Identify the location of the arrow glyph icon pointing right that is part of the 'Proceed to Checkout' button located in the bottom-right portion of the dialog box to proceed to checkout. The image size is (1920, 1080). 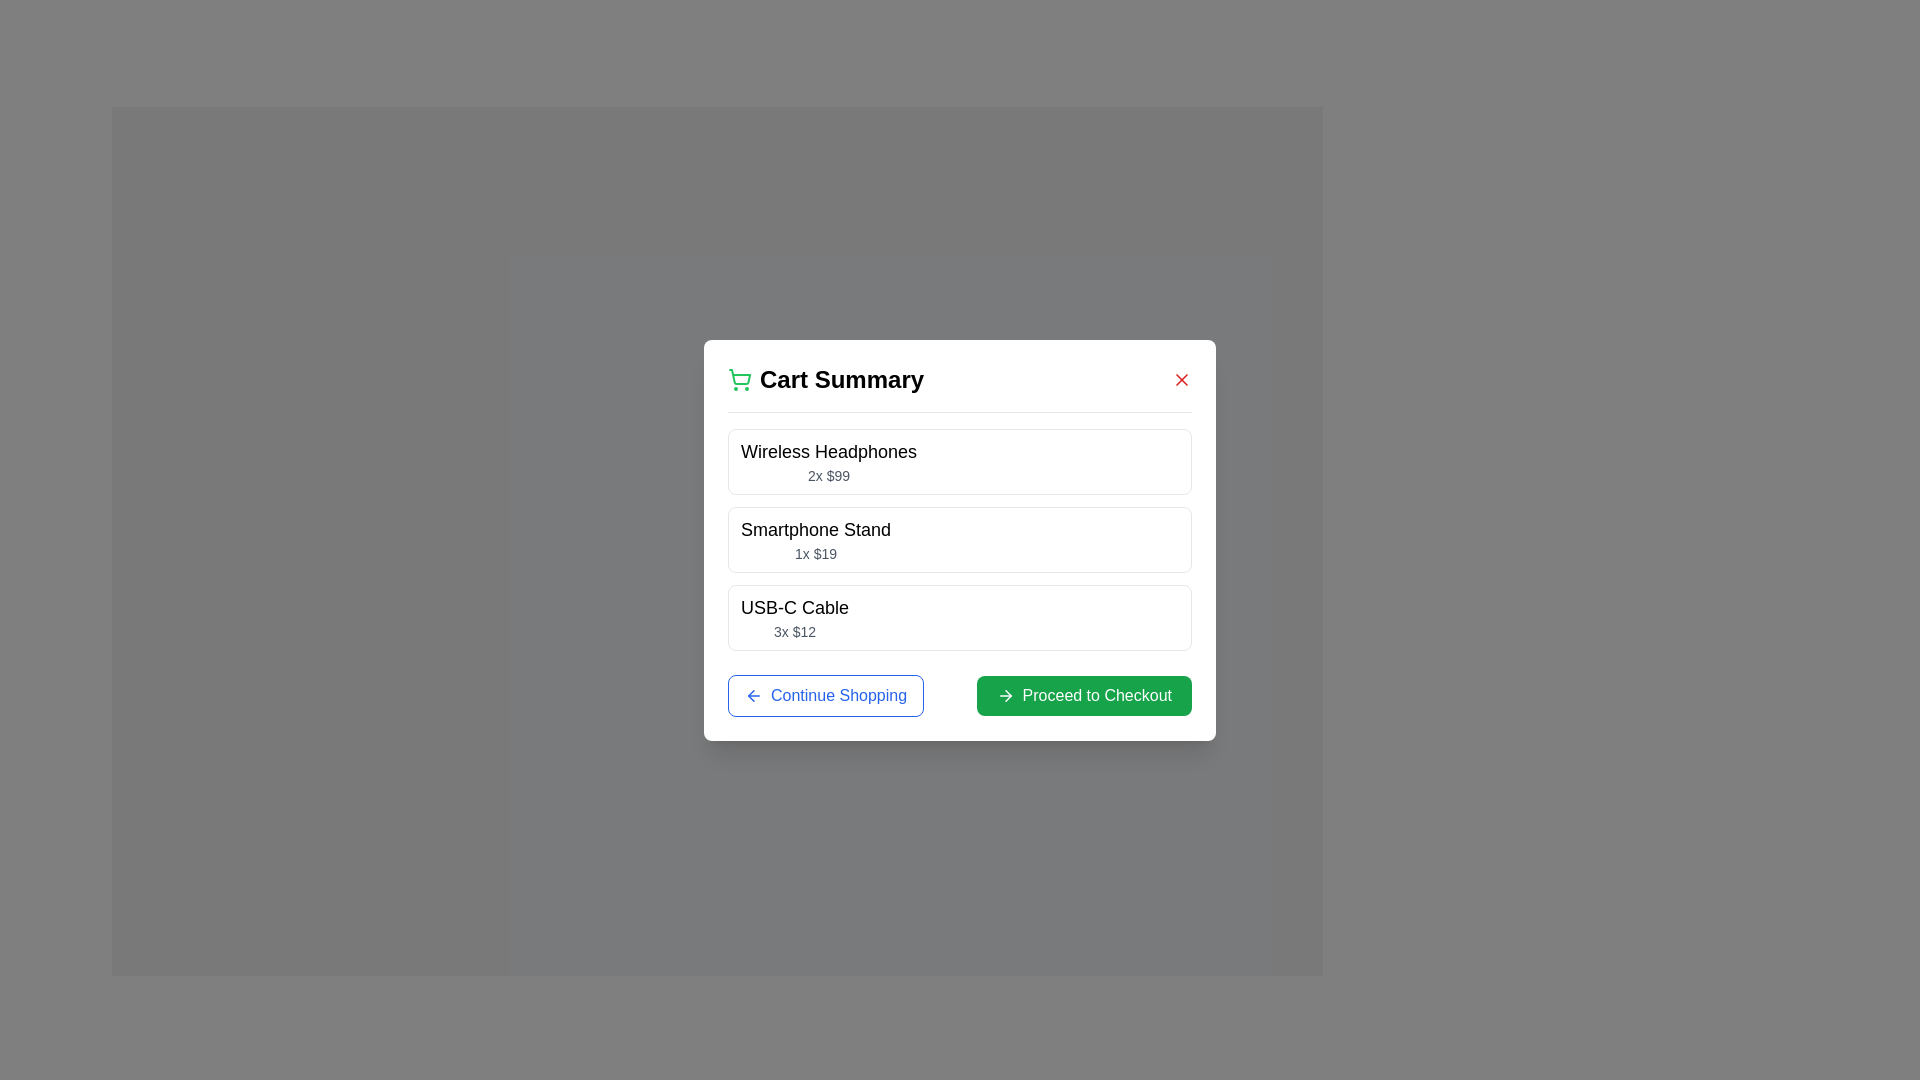
(1008, 694).